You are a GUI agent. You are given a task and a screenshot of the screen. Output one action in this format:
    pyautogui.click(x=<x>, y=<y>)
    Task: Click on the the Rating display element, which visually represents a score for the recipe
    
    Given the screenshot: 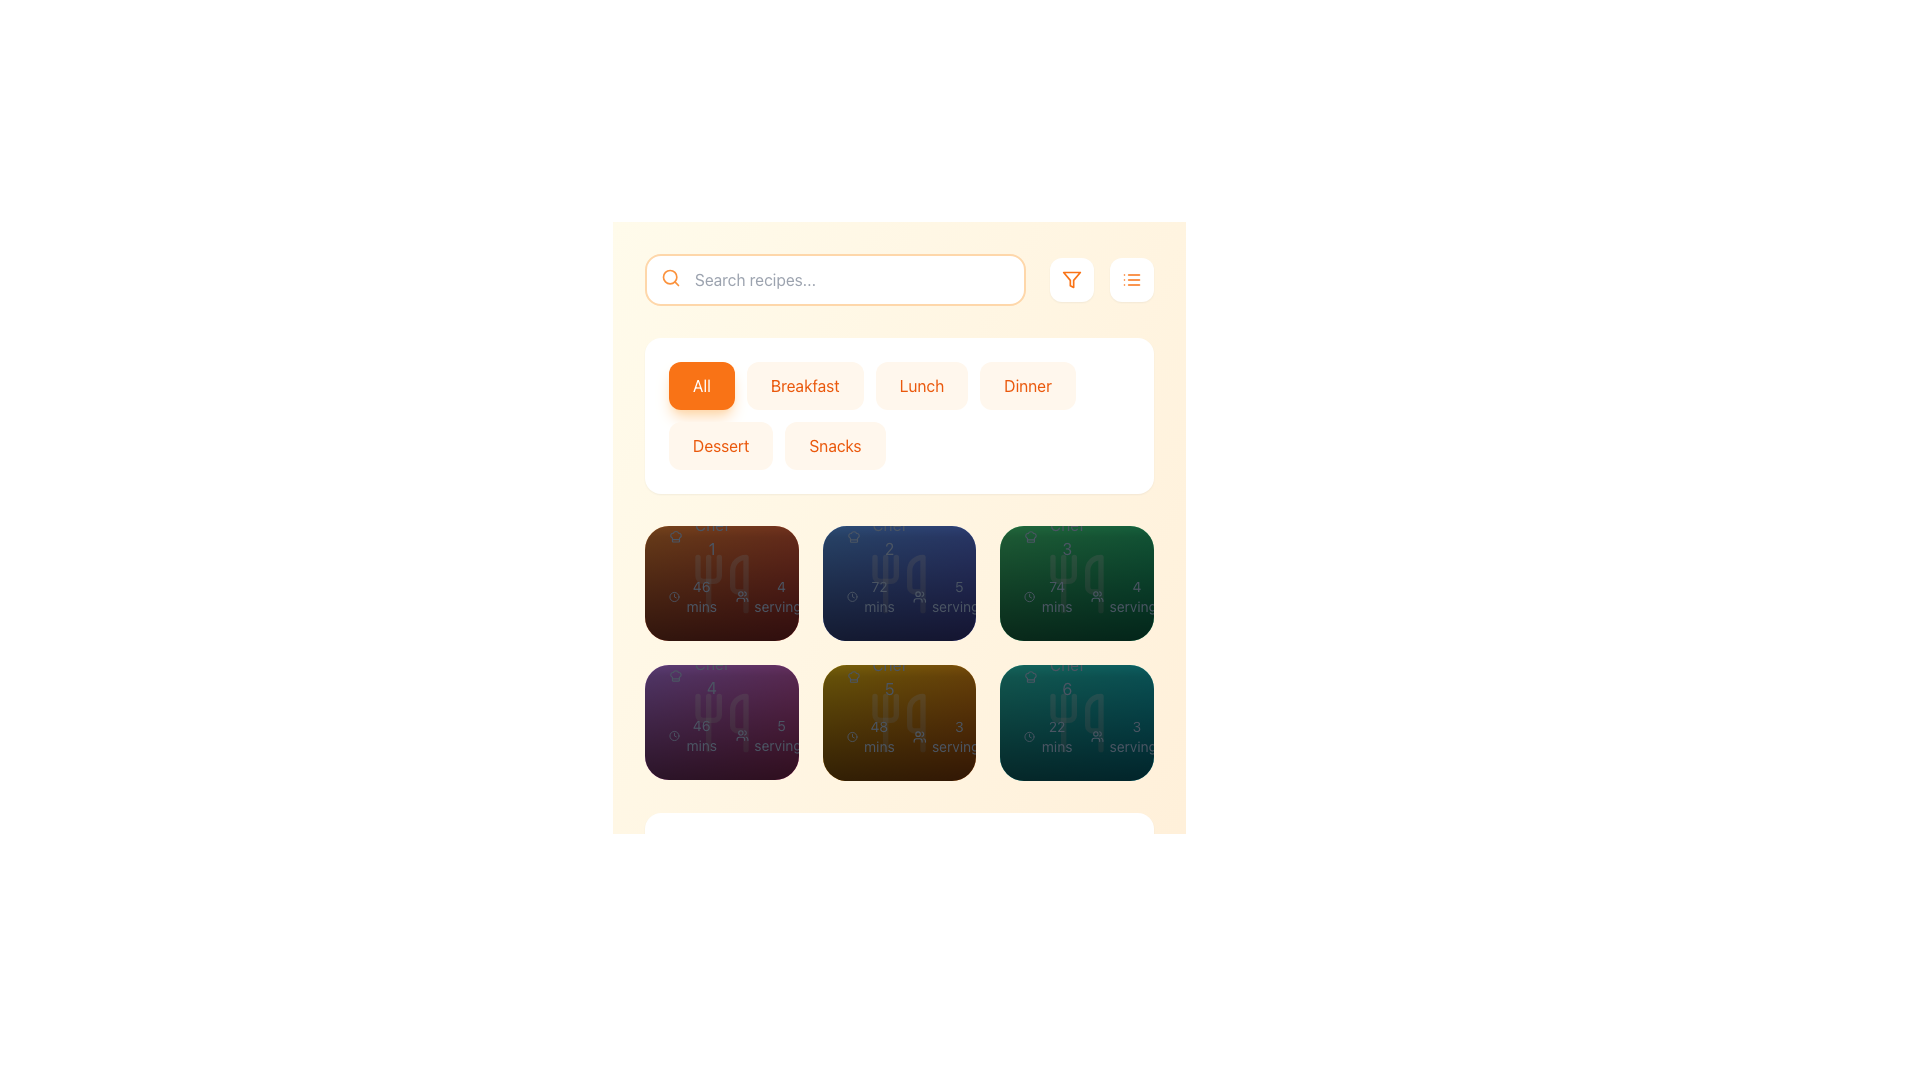 What is the action you would take?
    pyautogui.click(x=933, y=607)
    